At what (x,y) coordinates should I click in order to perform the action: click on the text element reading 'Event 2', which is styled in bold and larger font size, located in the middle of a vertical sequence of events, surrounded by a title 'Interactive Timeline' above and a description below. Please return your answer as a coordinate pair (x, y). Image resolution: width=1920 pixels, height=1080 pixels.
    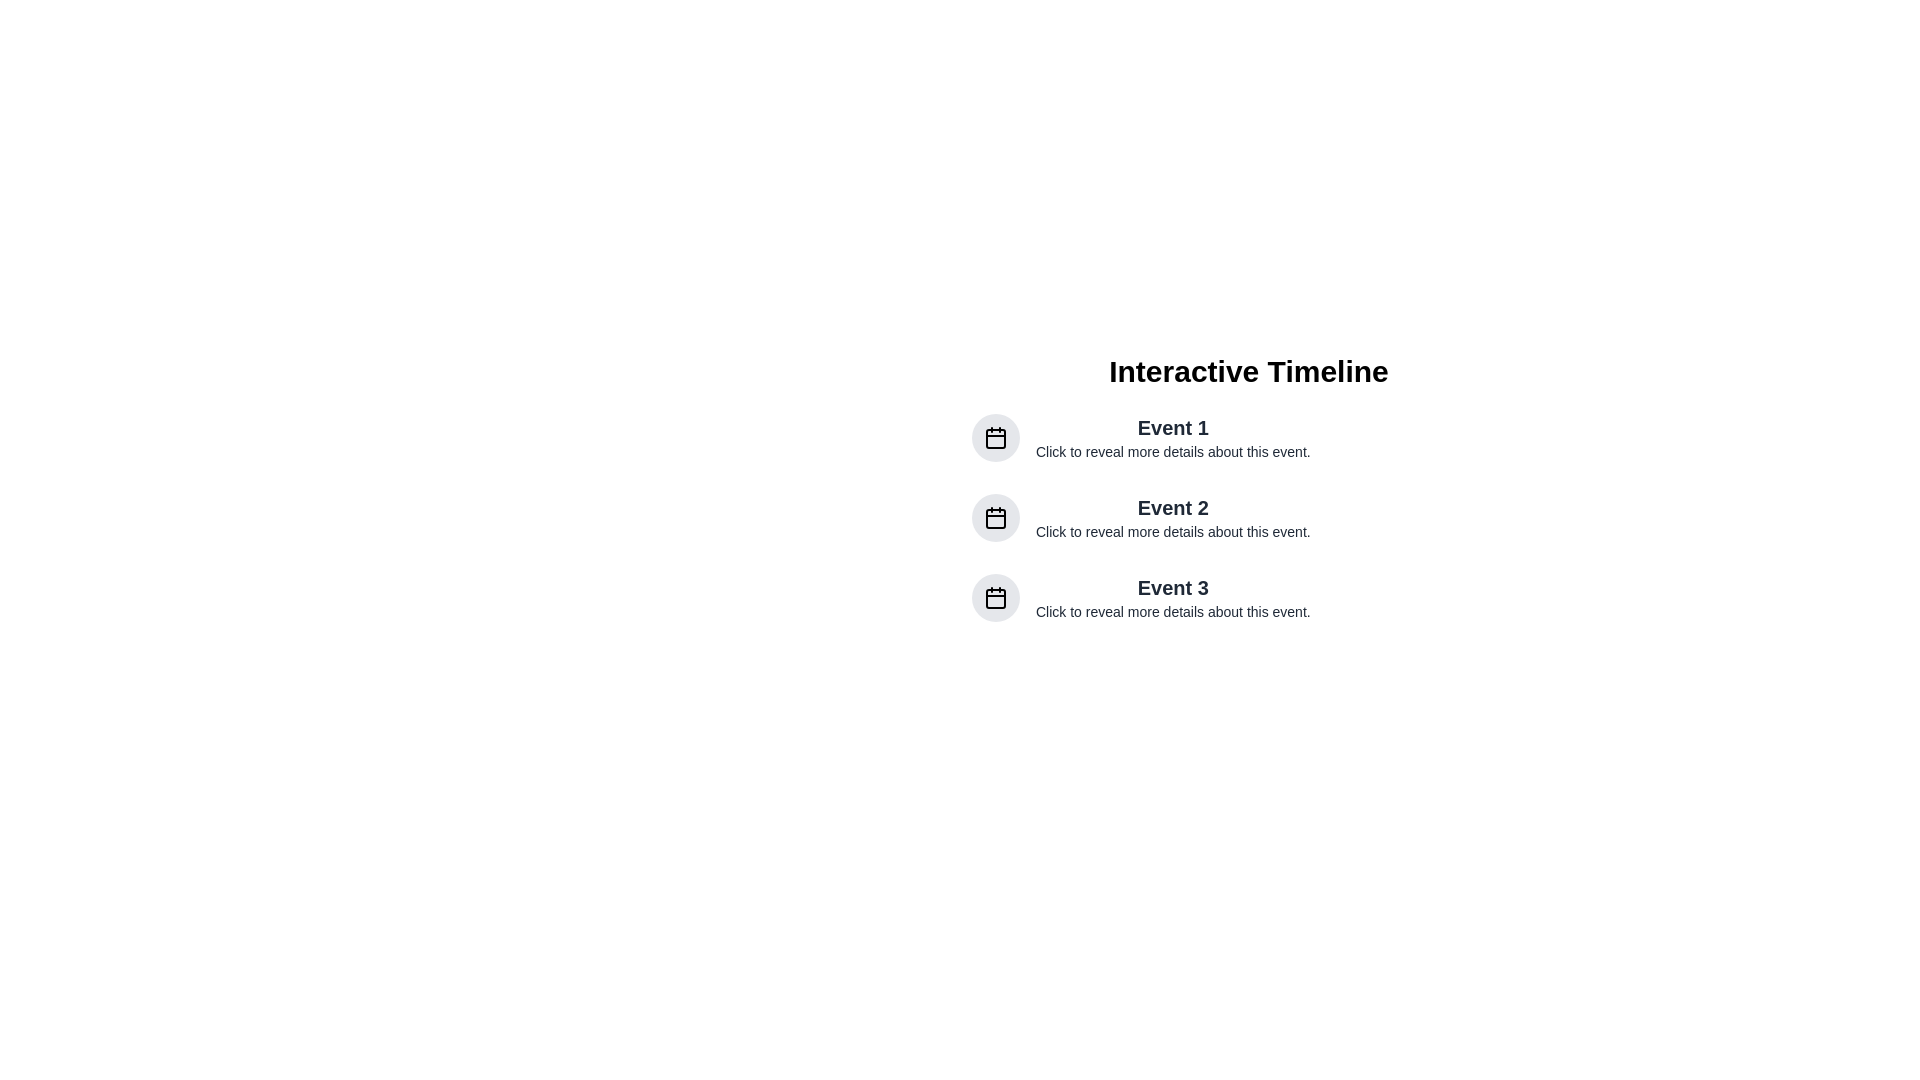
    Looking at the image, I should click on (1173, 507).